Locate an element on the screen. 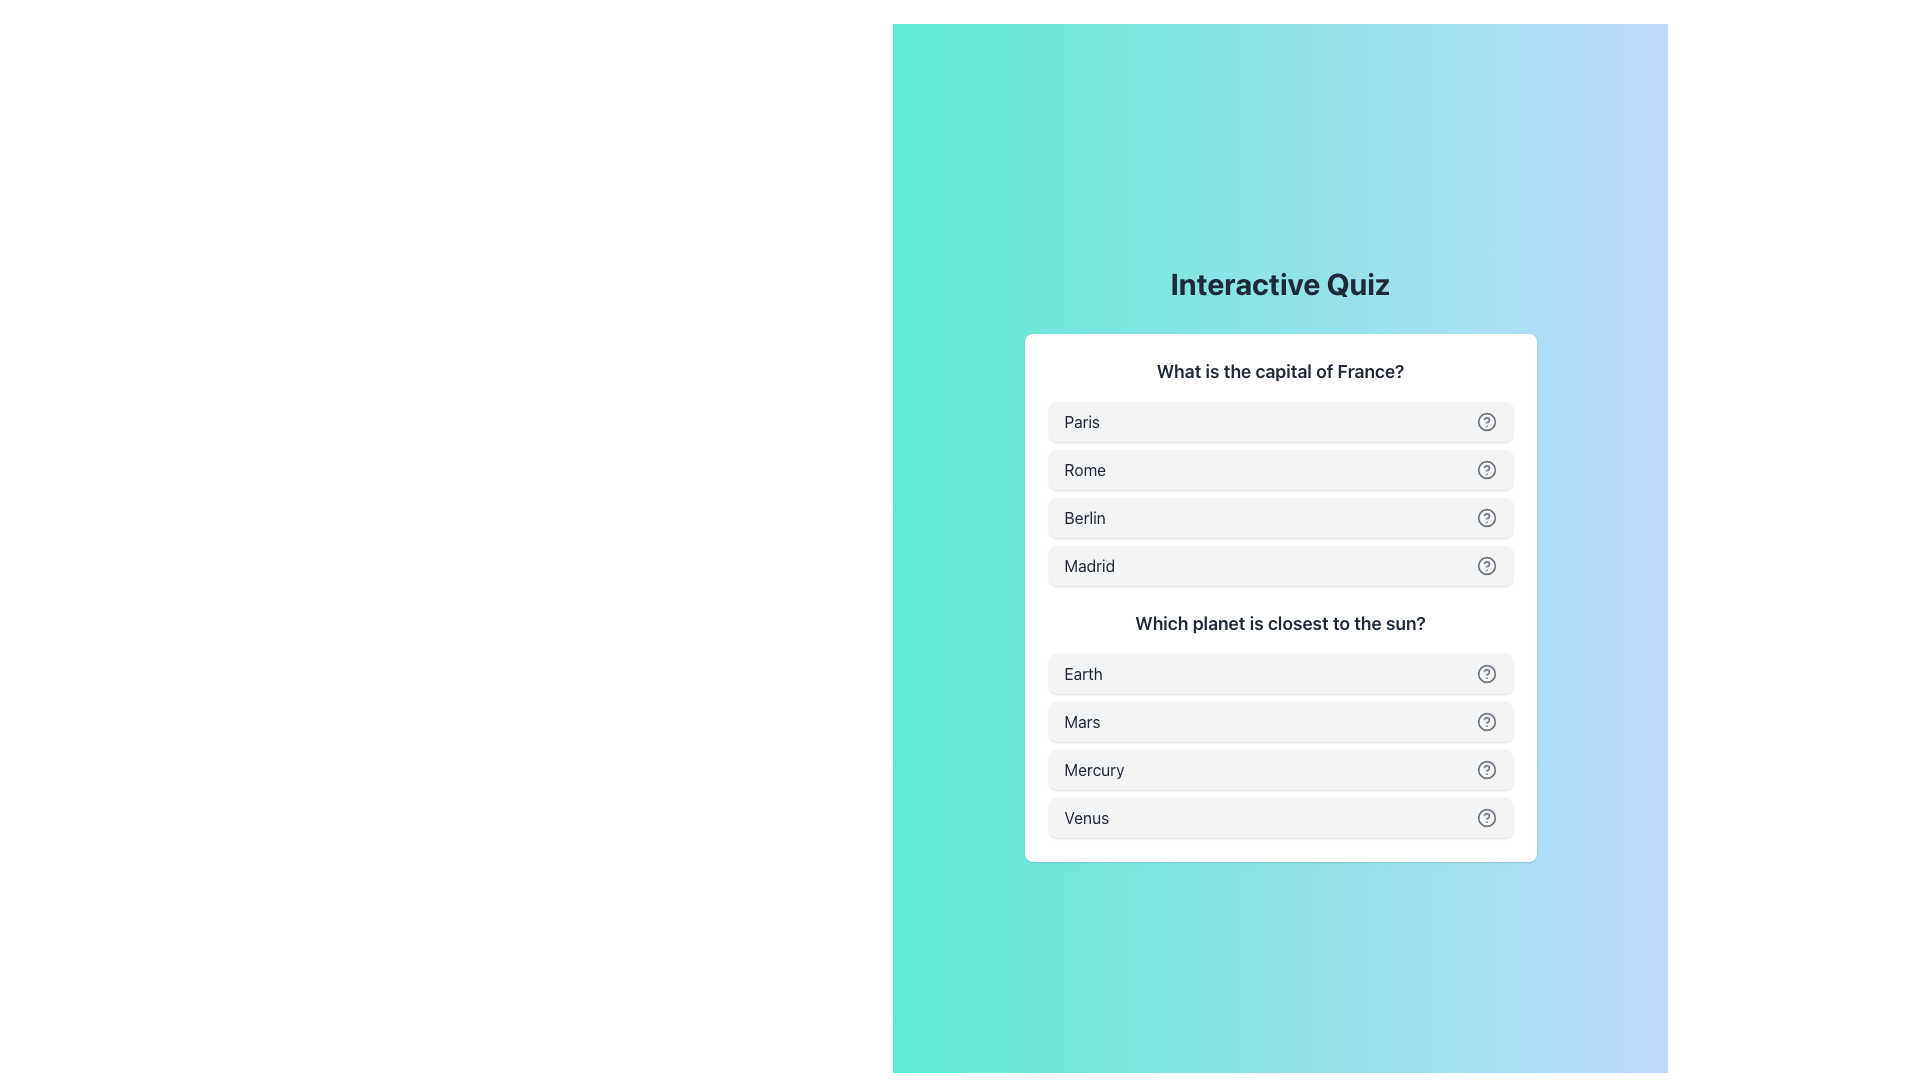  the Circular interactive icon located to the immediate right of the 'Berlin' answer option in the first question of the quiz is located at coordinates (1486, 516).